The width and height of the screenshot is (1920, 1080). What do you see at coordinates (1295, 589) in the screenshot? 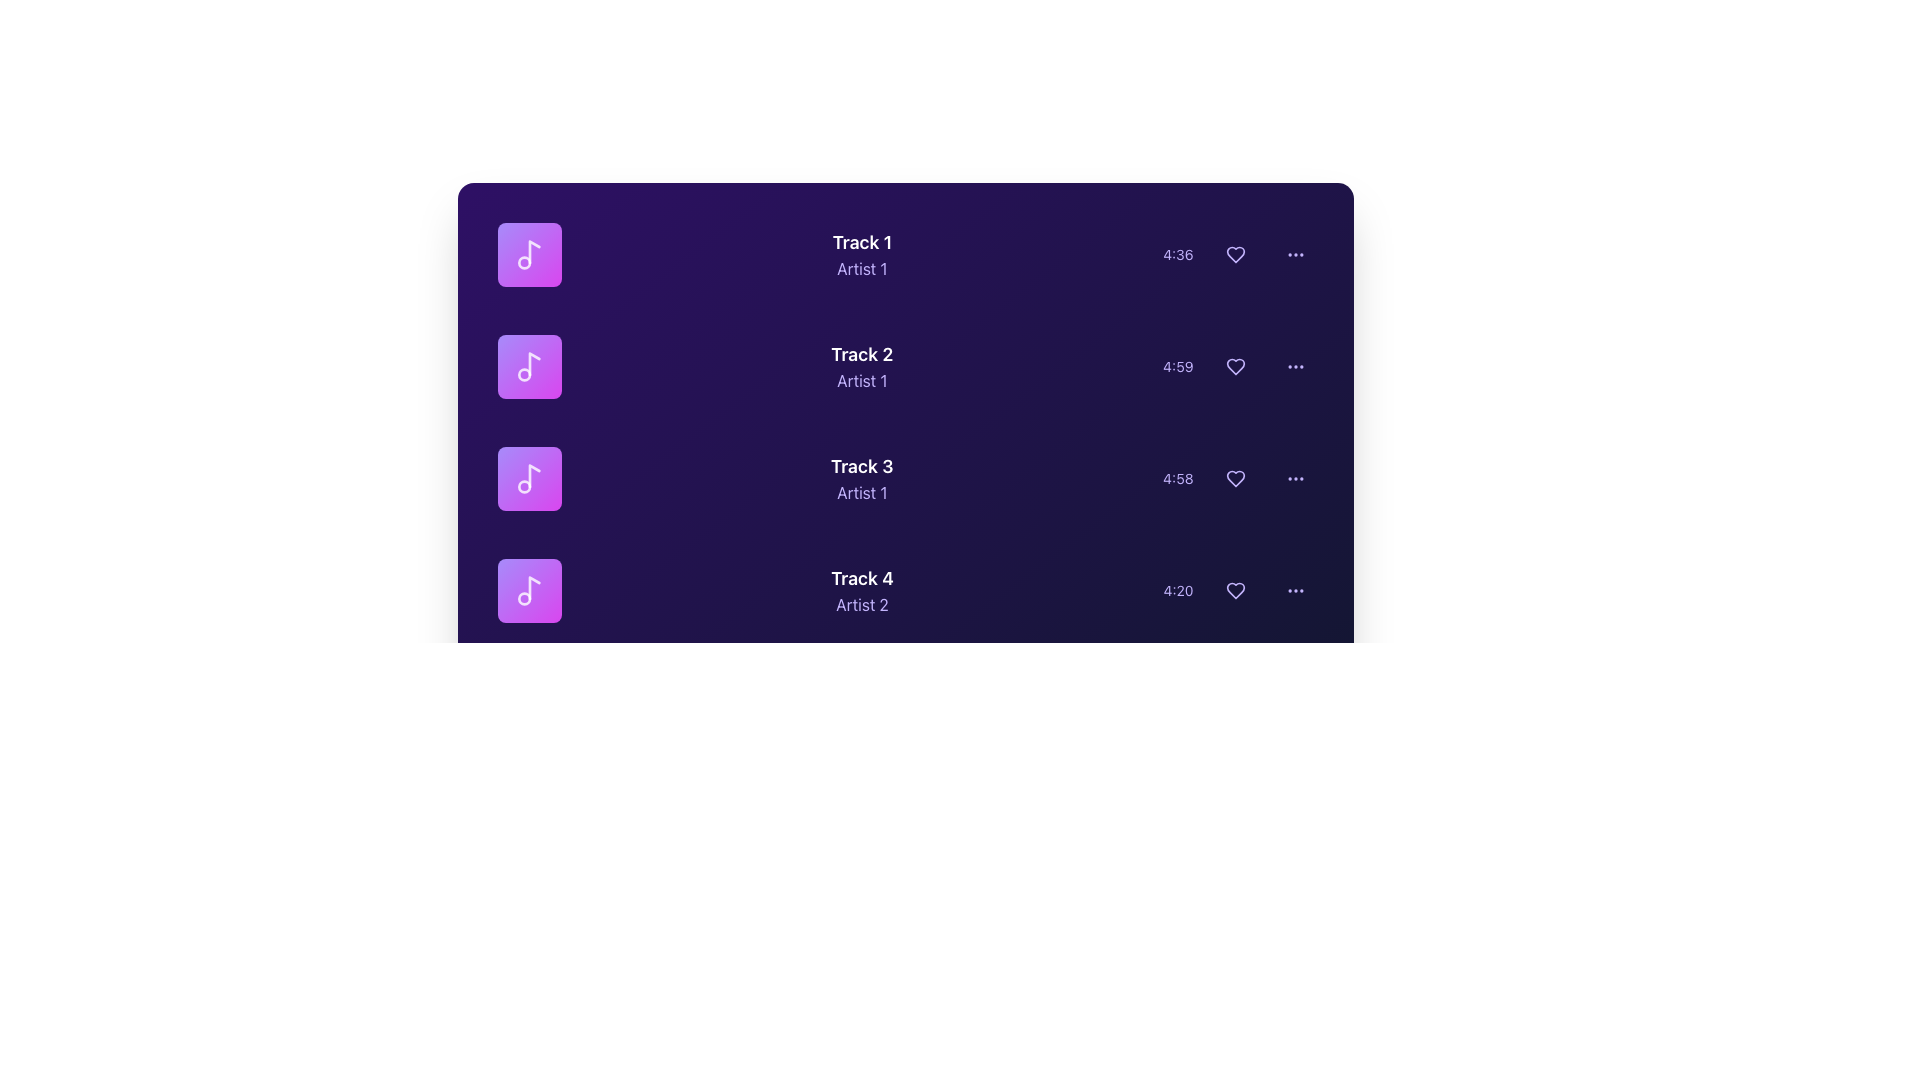
I see `the light violet horizontal ellipsis icon located in the rightmost section of the row corresponding to 'Track 4'` at bounding box center [1295, 589].